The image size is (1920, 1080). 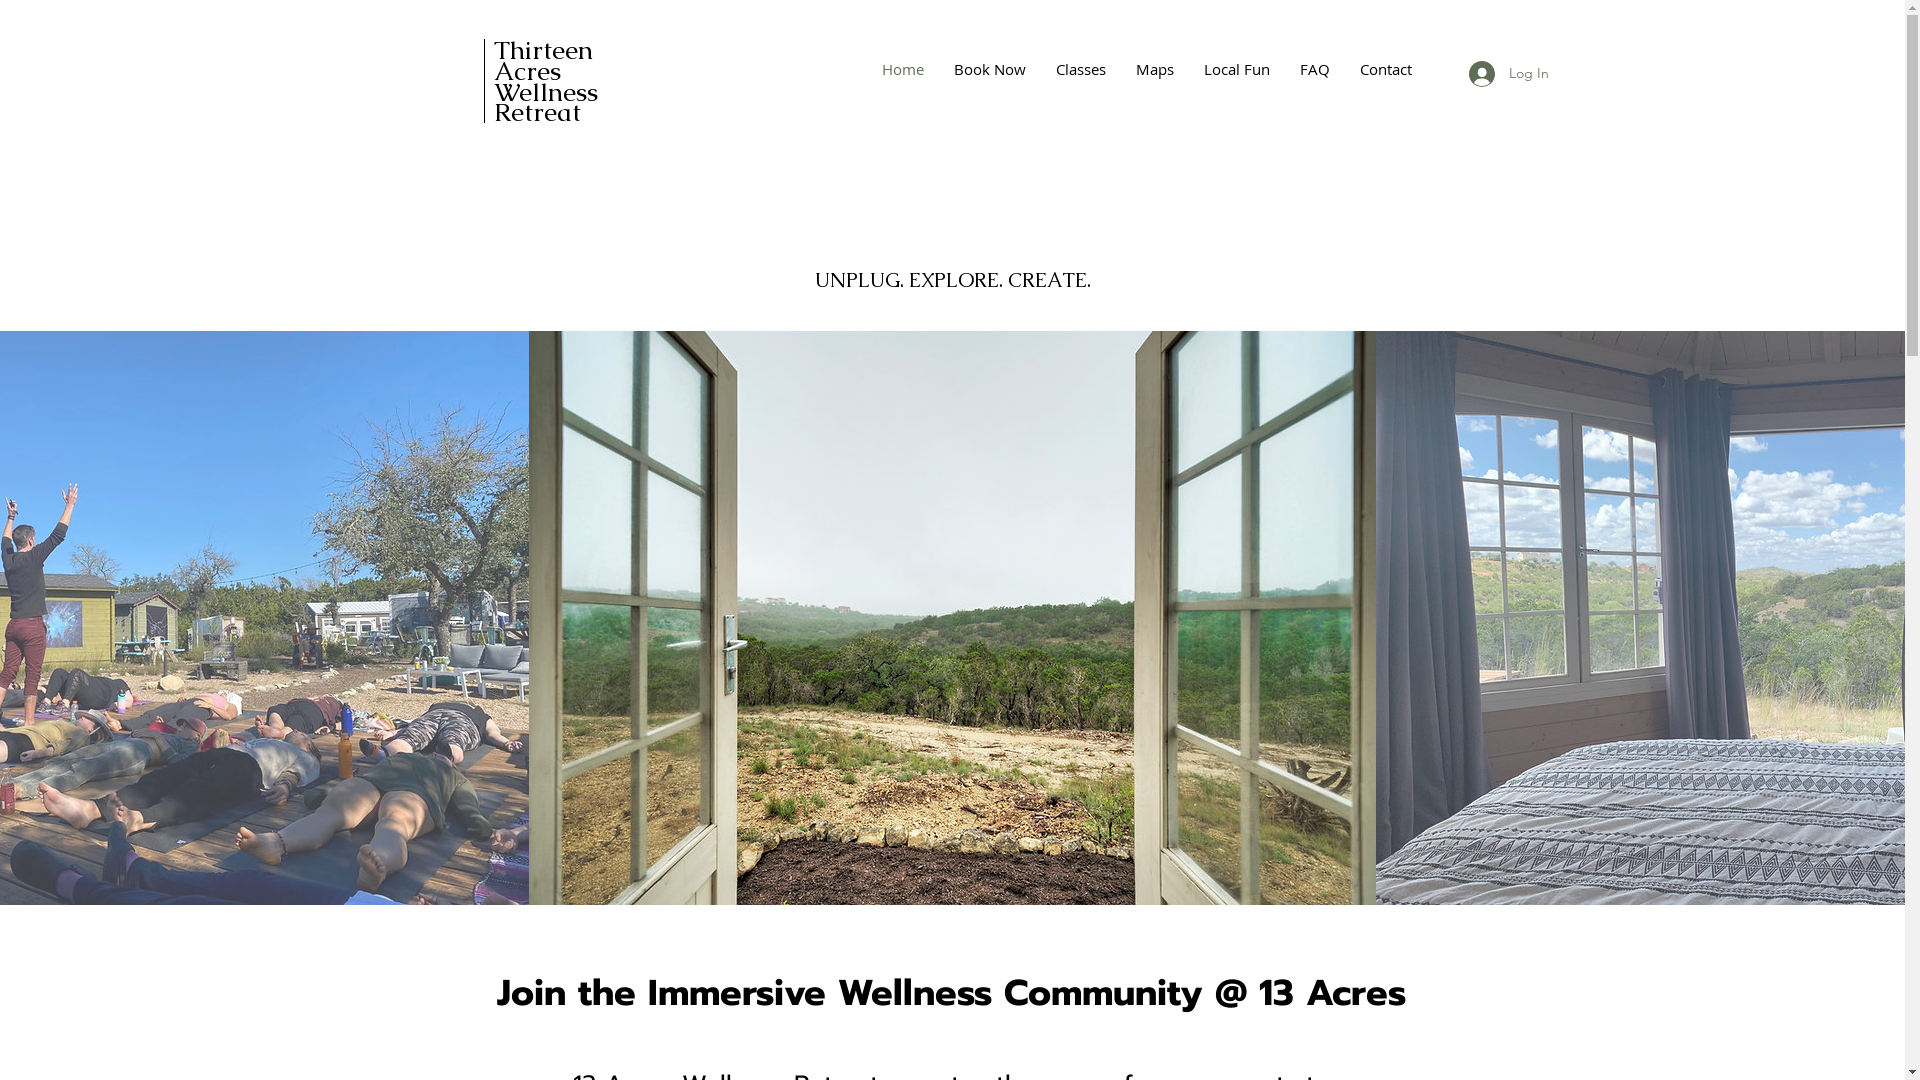 I want to click on 'Classes', so click(x=1079, y=68).